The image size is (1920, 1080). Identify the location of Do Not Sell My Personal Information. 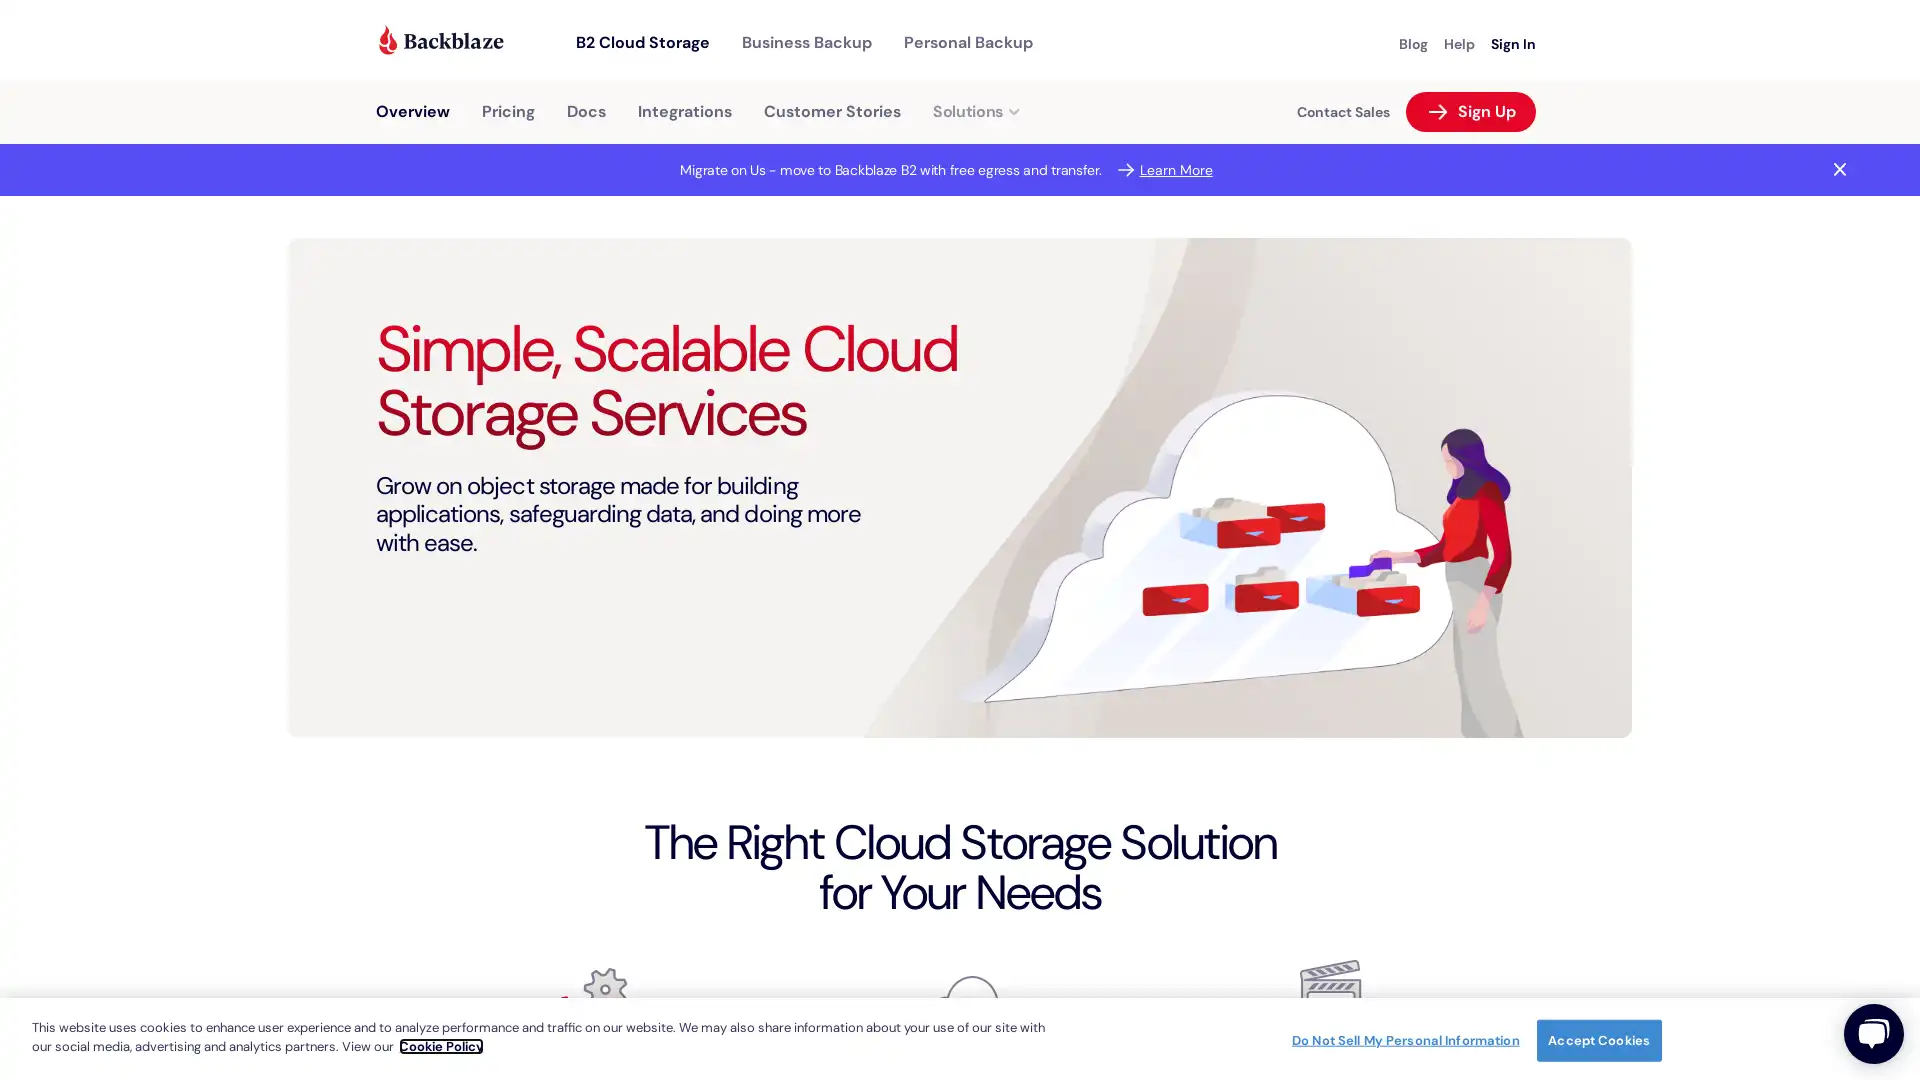
(1399, 1039).